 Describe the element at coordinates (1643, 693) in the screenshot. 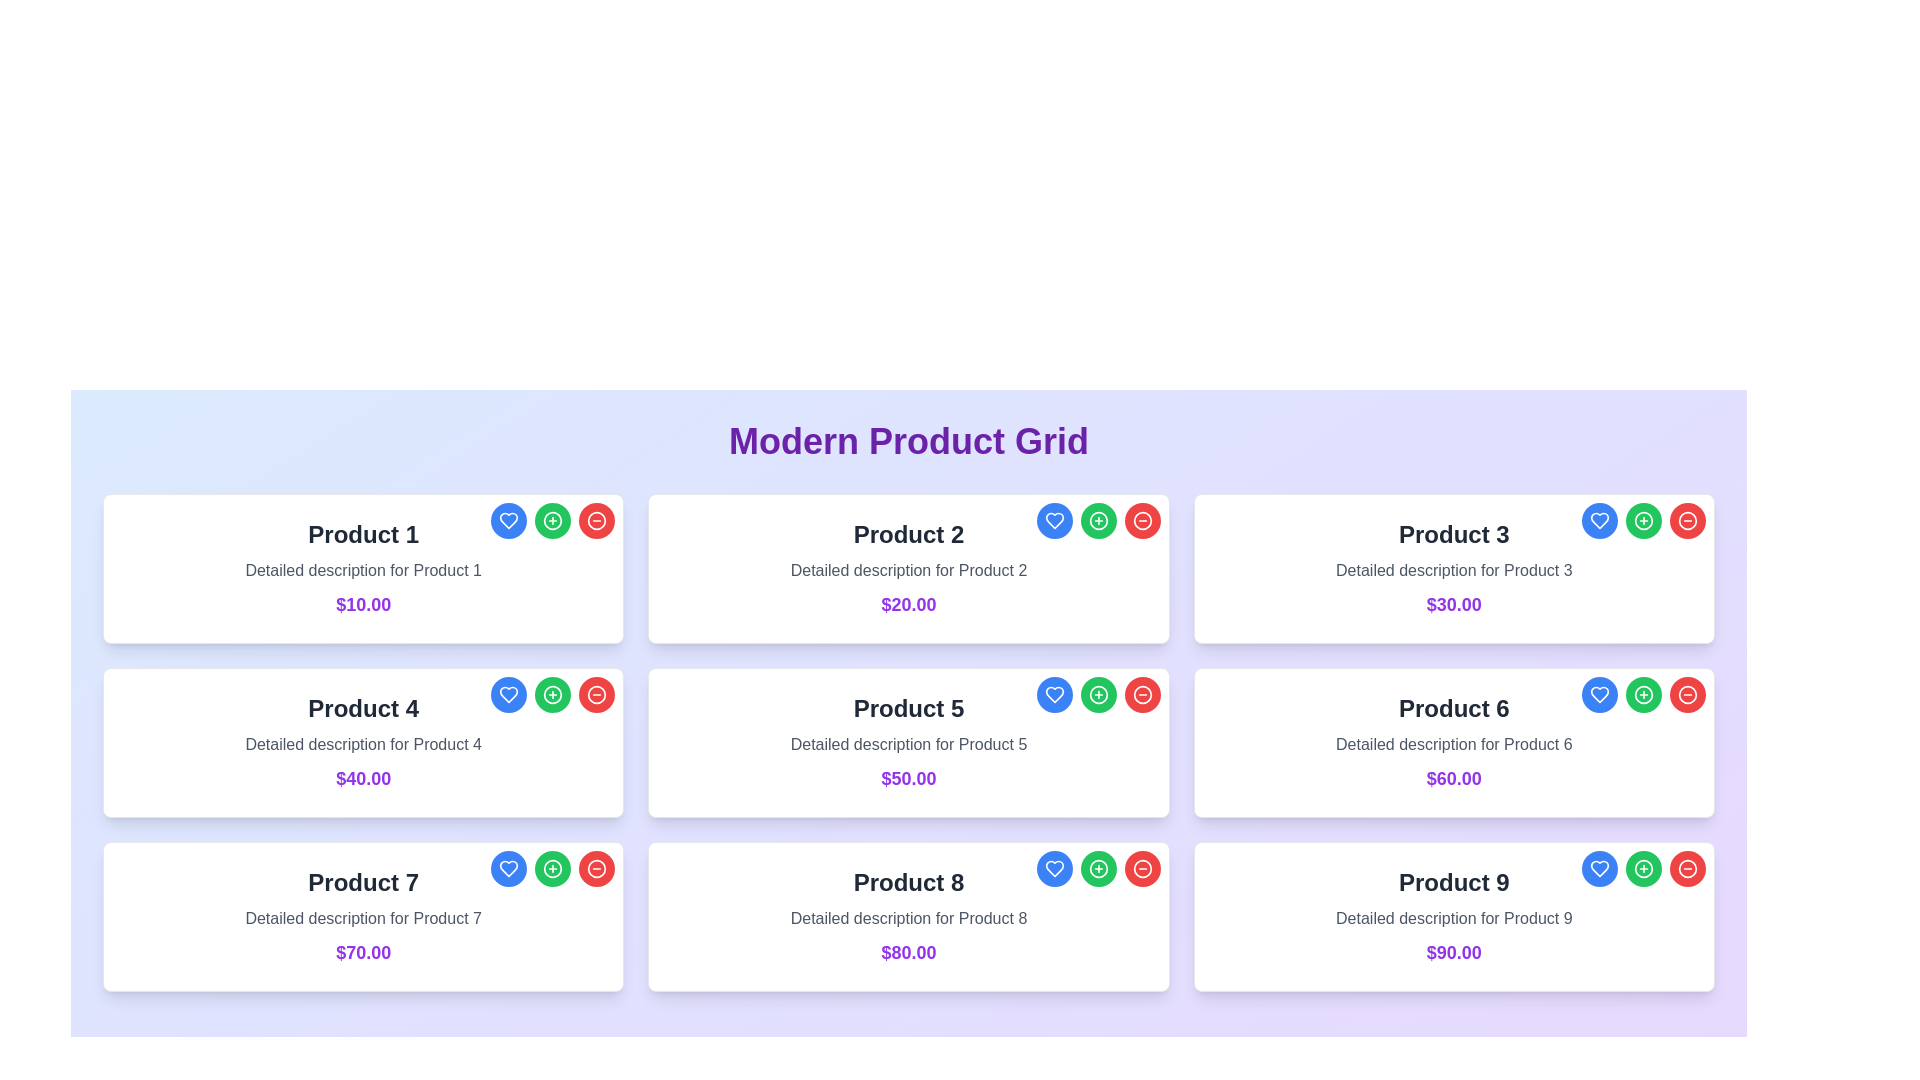

I see `the green circular button with a white plus icon located in the top right of the card for 'Product 6'` at that location.